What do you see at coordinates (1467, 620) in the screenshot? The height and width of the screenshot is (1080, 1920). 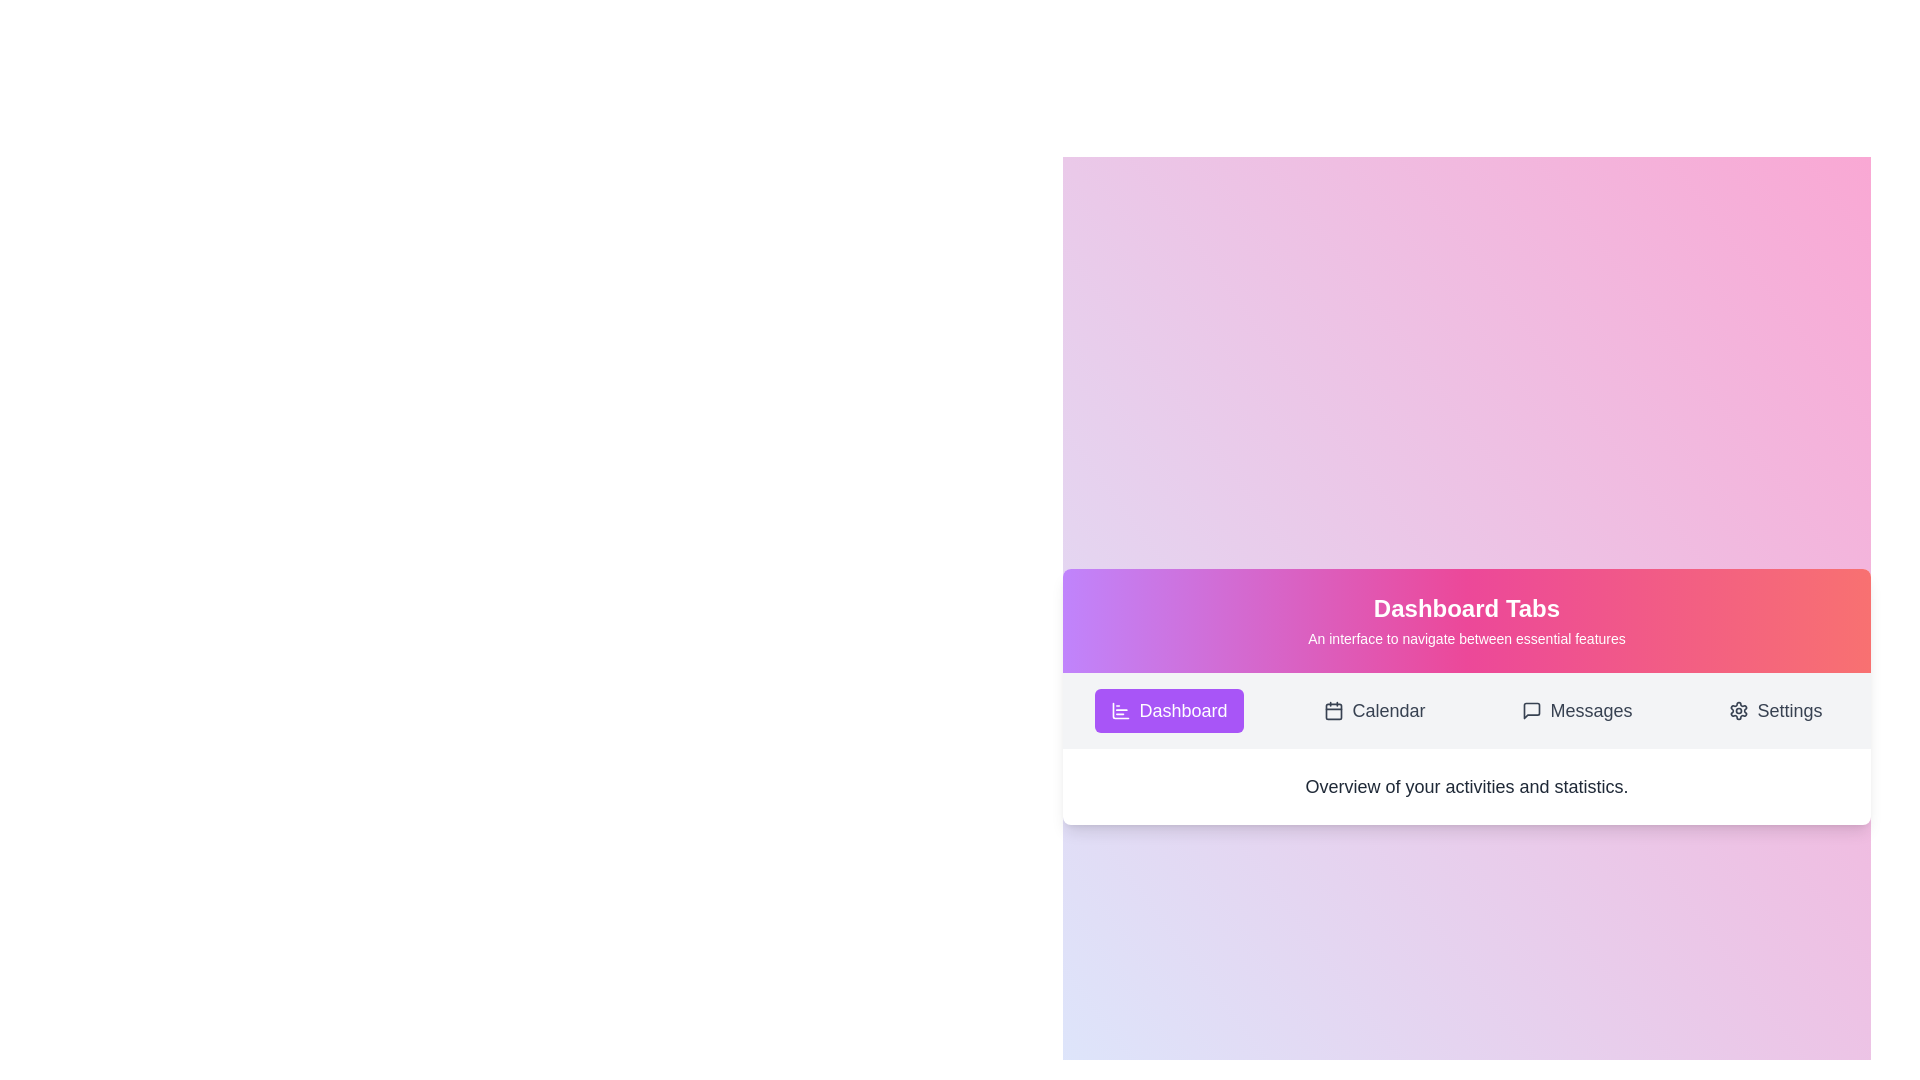 I see `the Static informational banner header displaying 'Dashboard Tabs' with a gradient background from purple to red` at bounding box center [1467, 620].